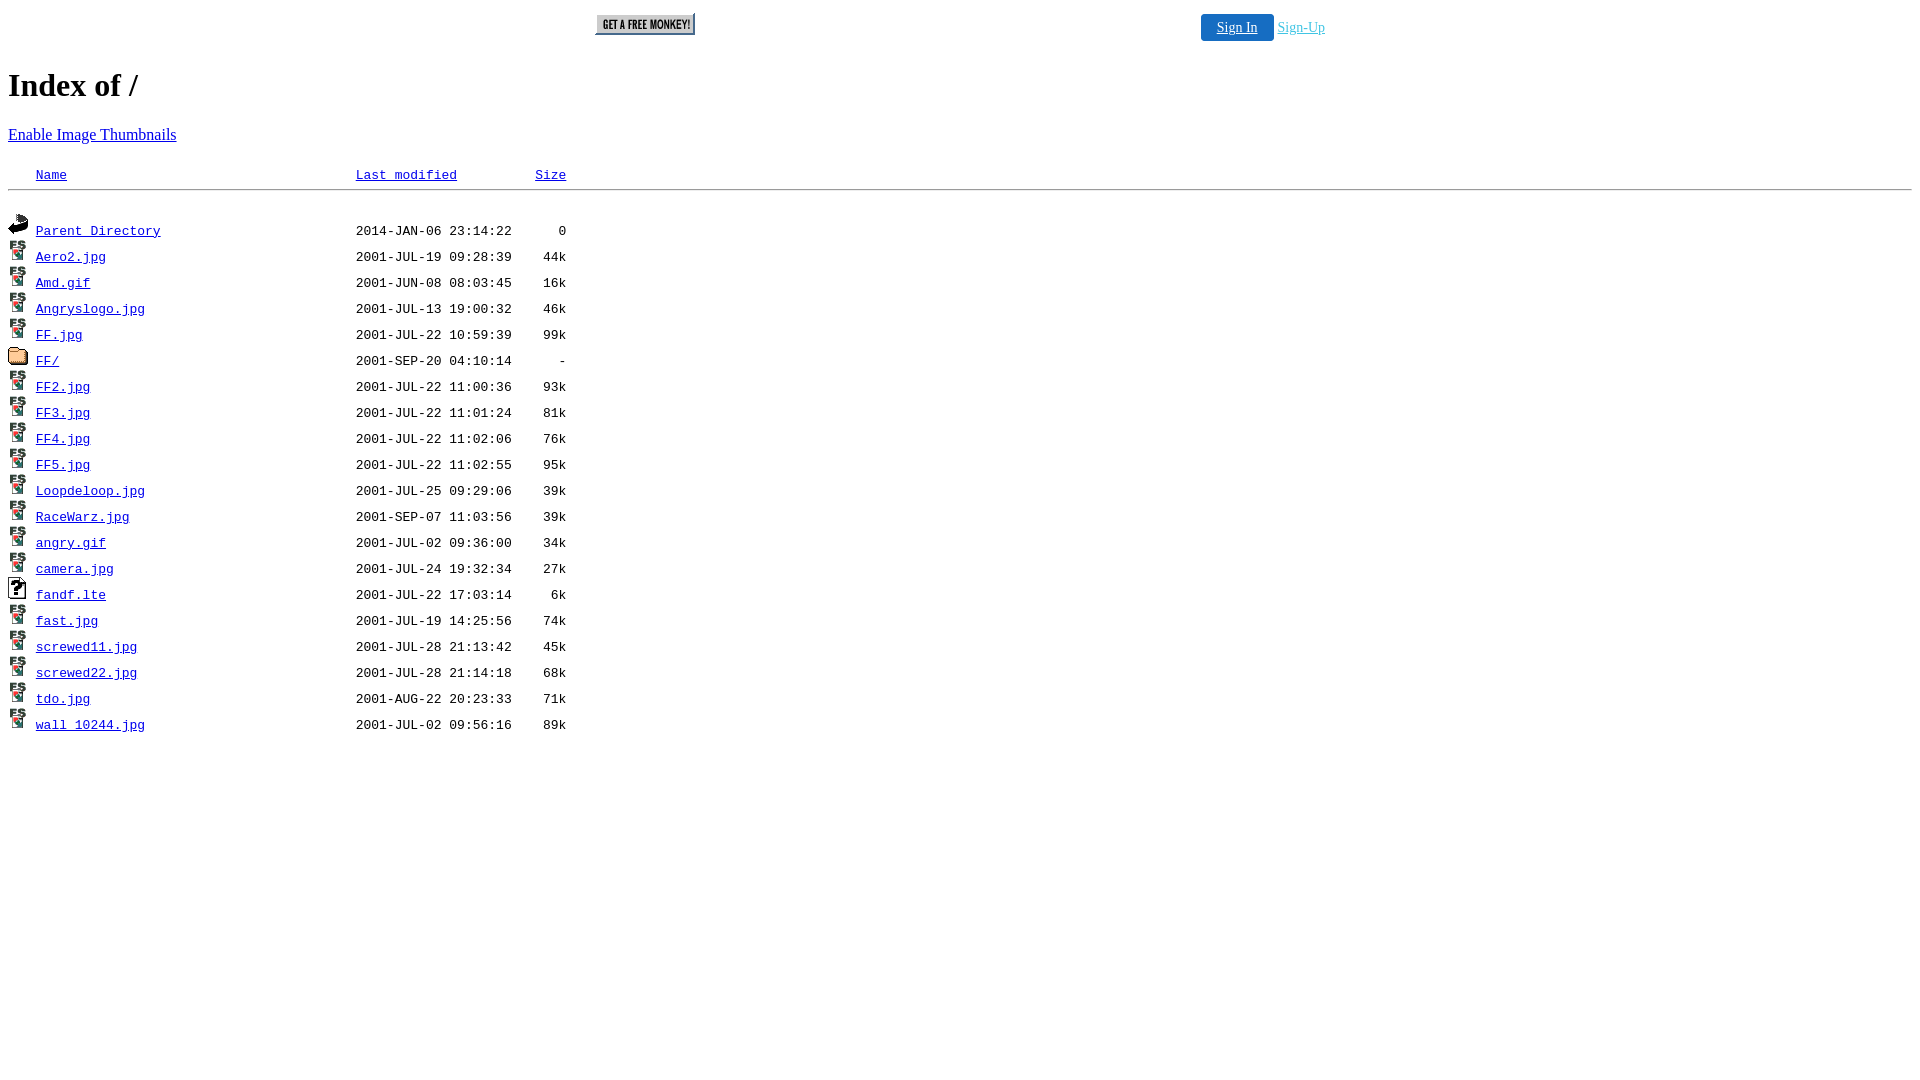  I want to click on 'Angryslogo.jpg', so click(89, 309).